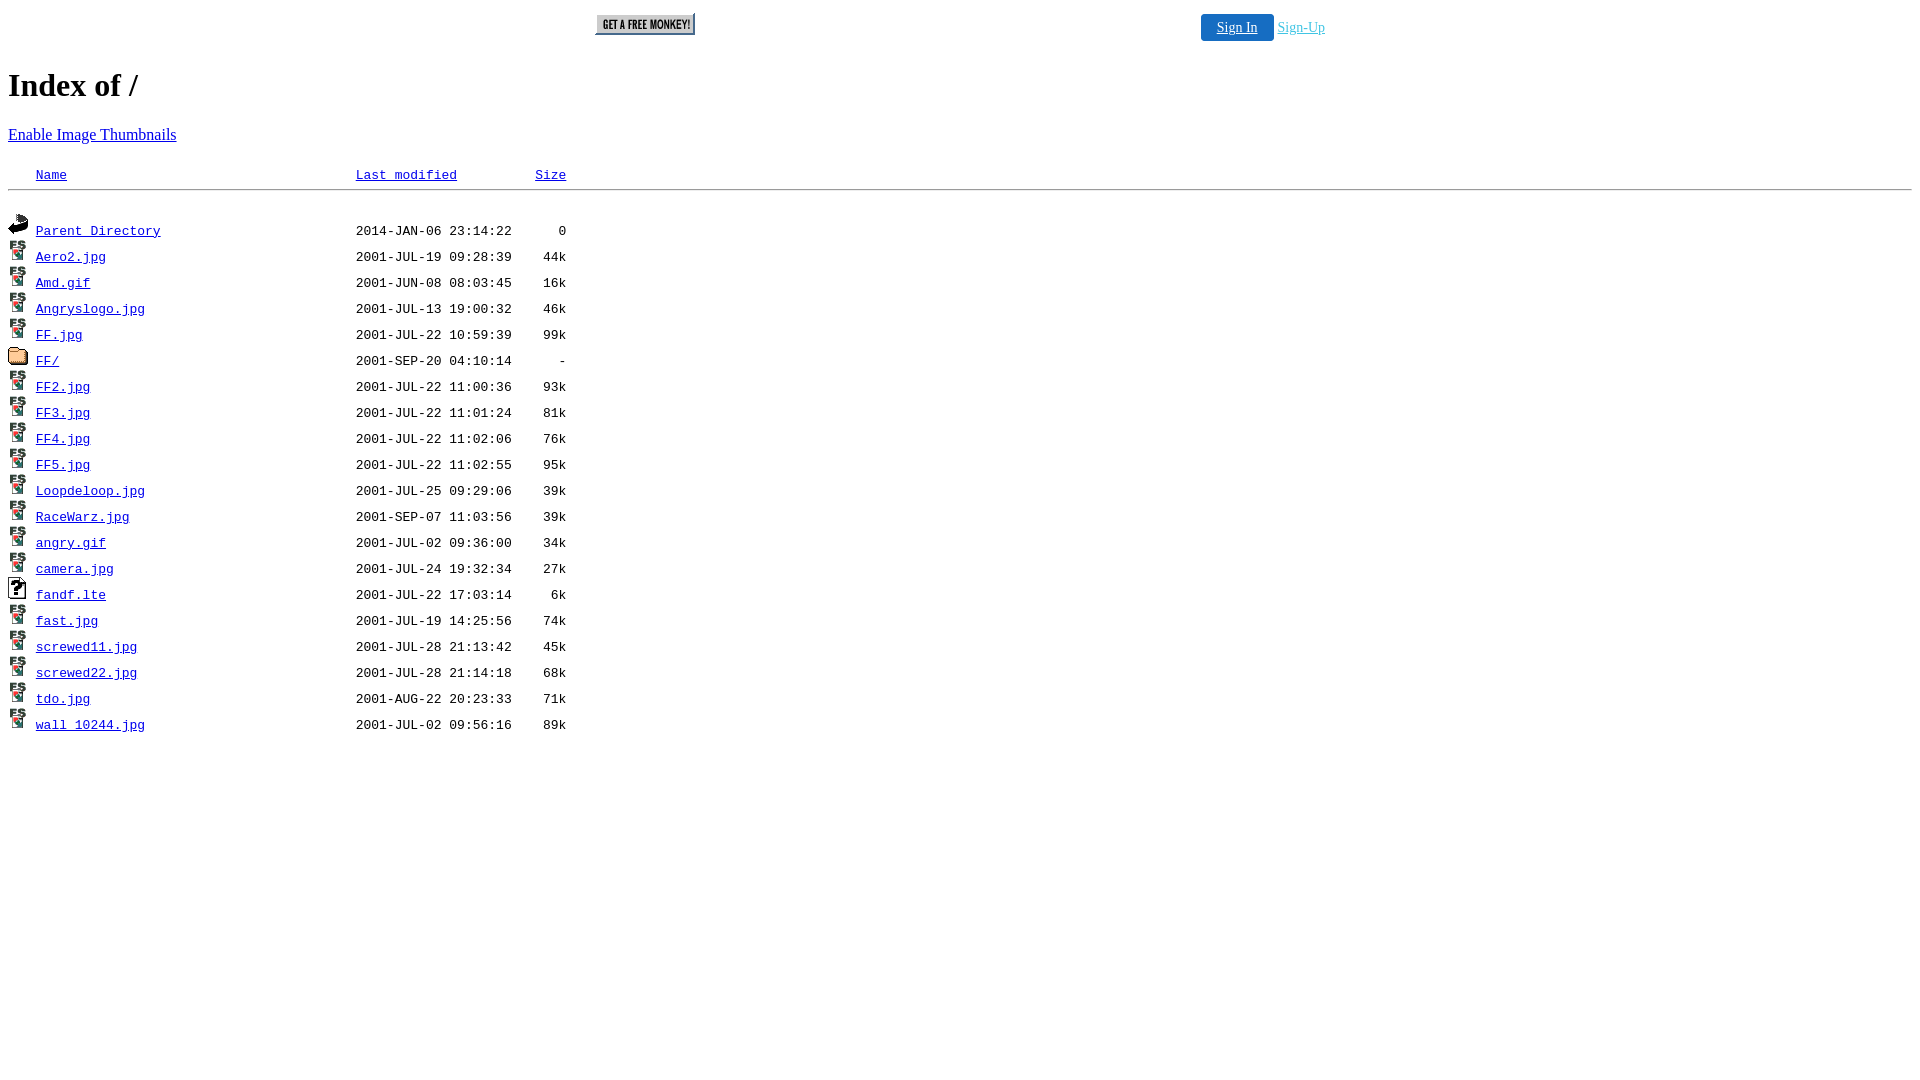  I want to click on 'Angryslogo.jpg', so click(89, 309).